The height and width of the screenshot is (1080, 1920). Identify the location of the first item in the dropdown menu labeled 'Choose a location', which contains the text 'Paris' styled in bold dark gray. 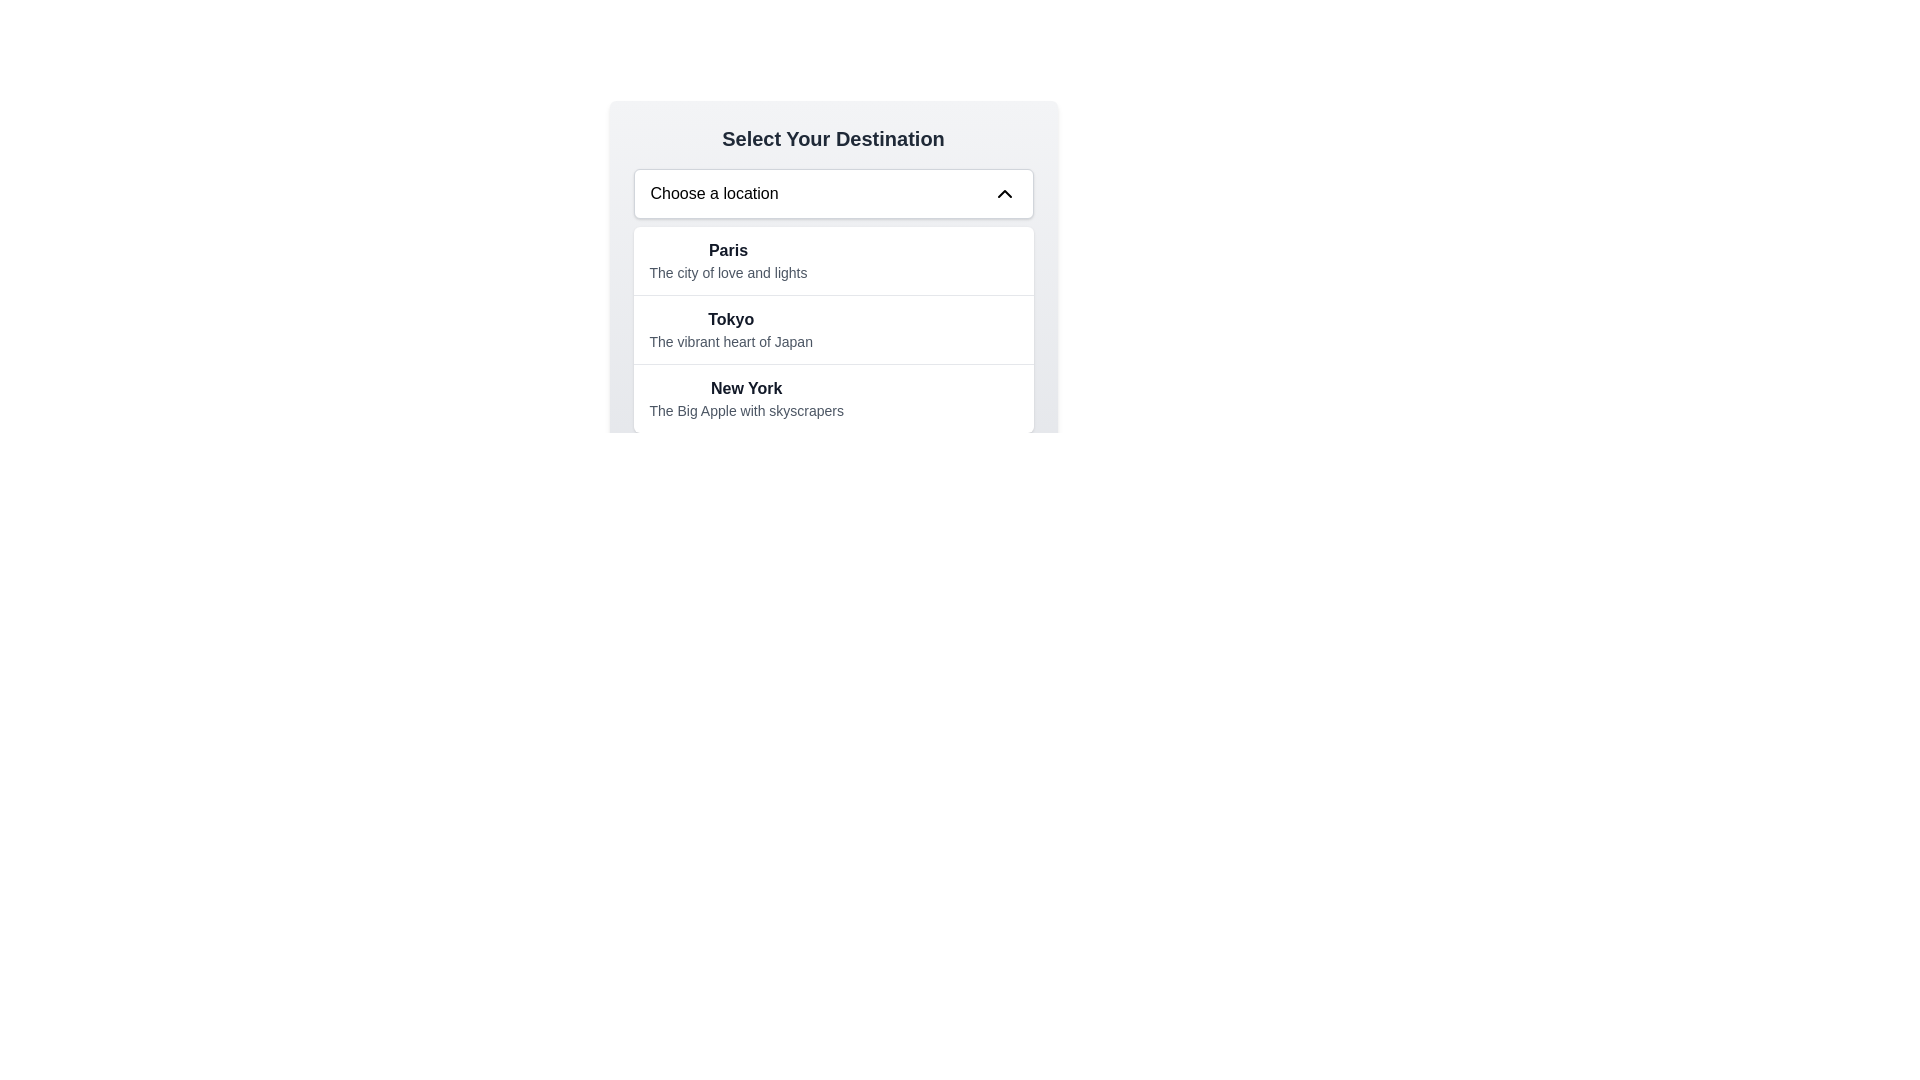
(727, 260).